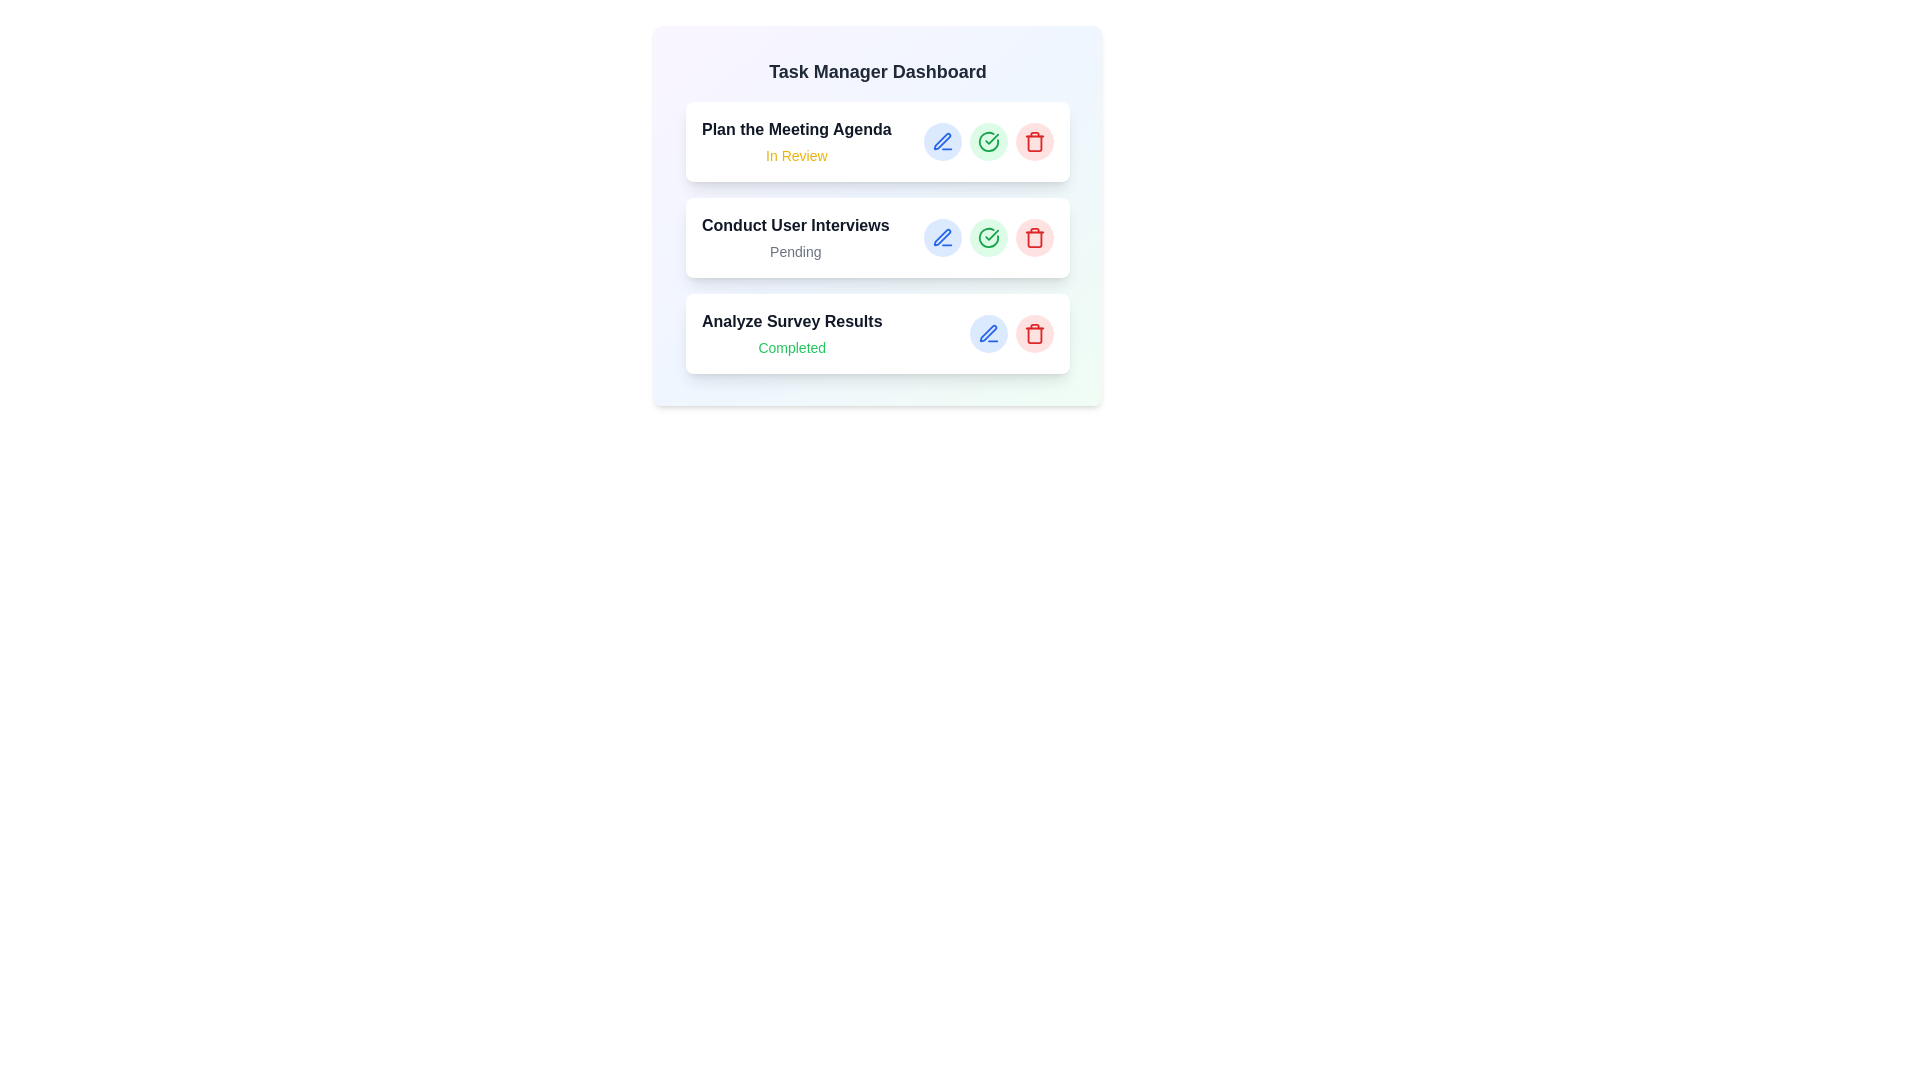  What do you see at coordinates (878, 141) in the screenshot?
I see `the task titled 'Plan the Meeting Agenda' to view additional details` at bounding box center [878, 141].